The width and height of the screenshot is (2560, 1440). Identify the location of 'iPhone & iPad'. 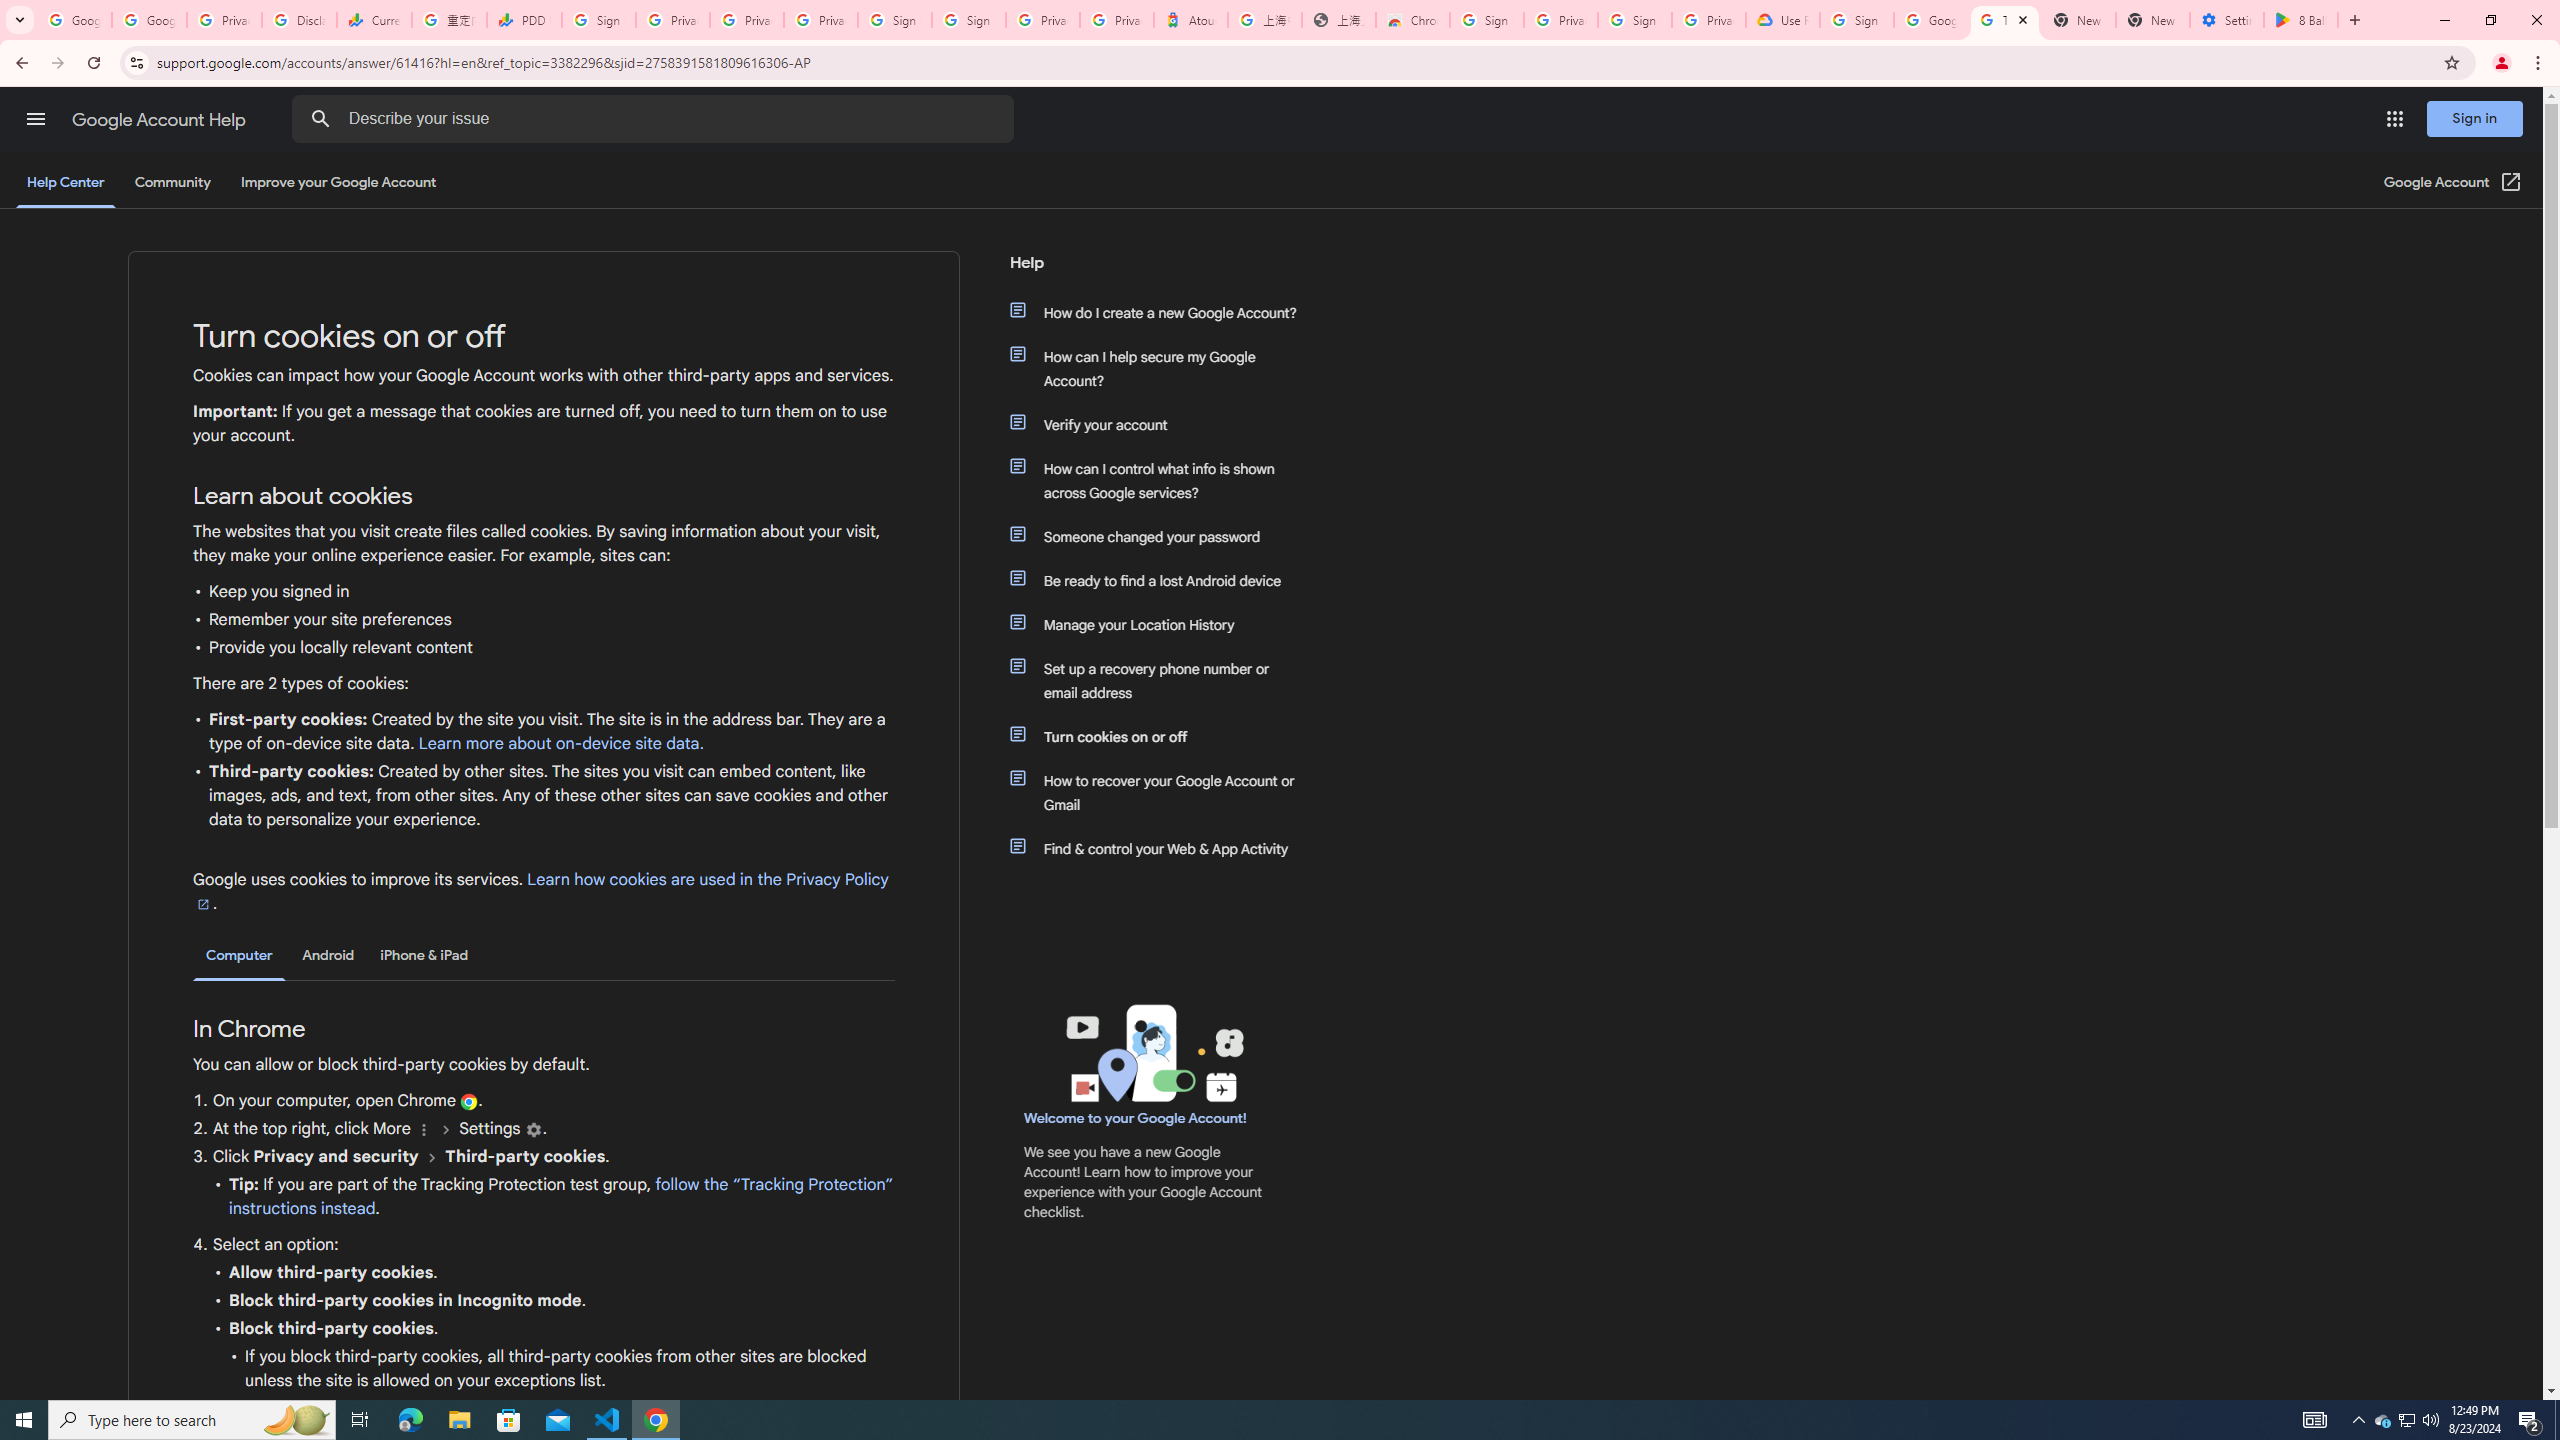
(423, 954).